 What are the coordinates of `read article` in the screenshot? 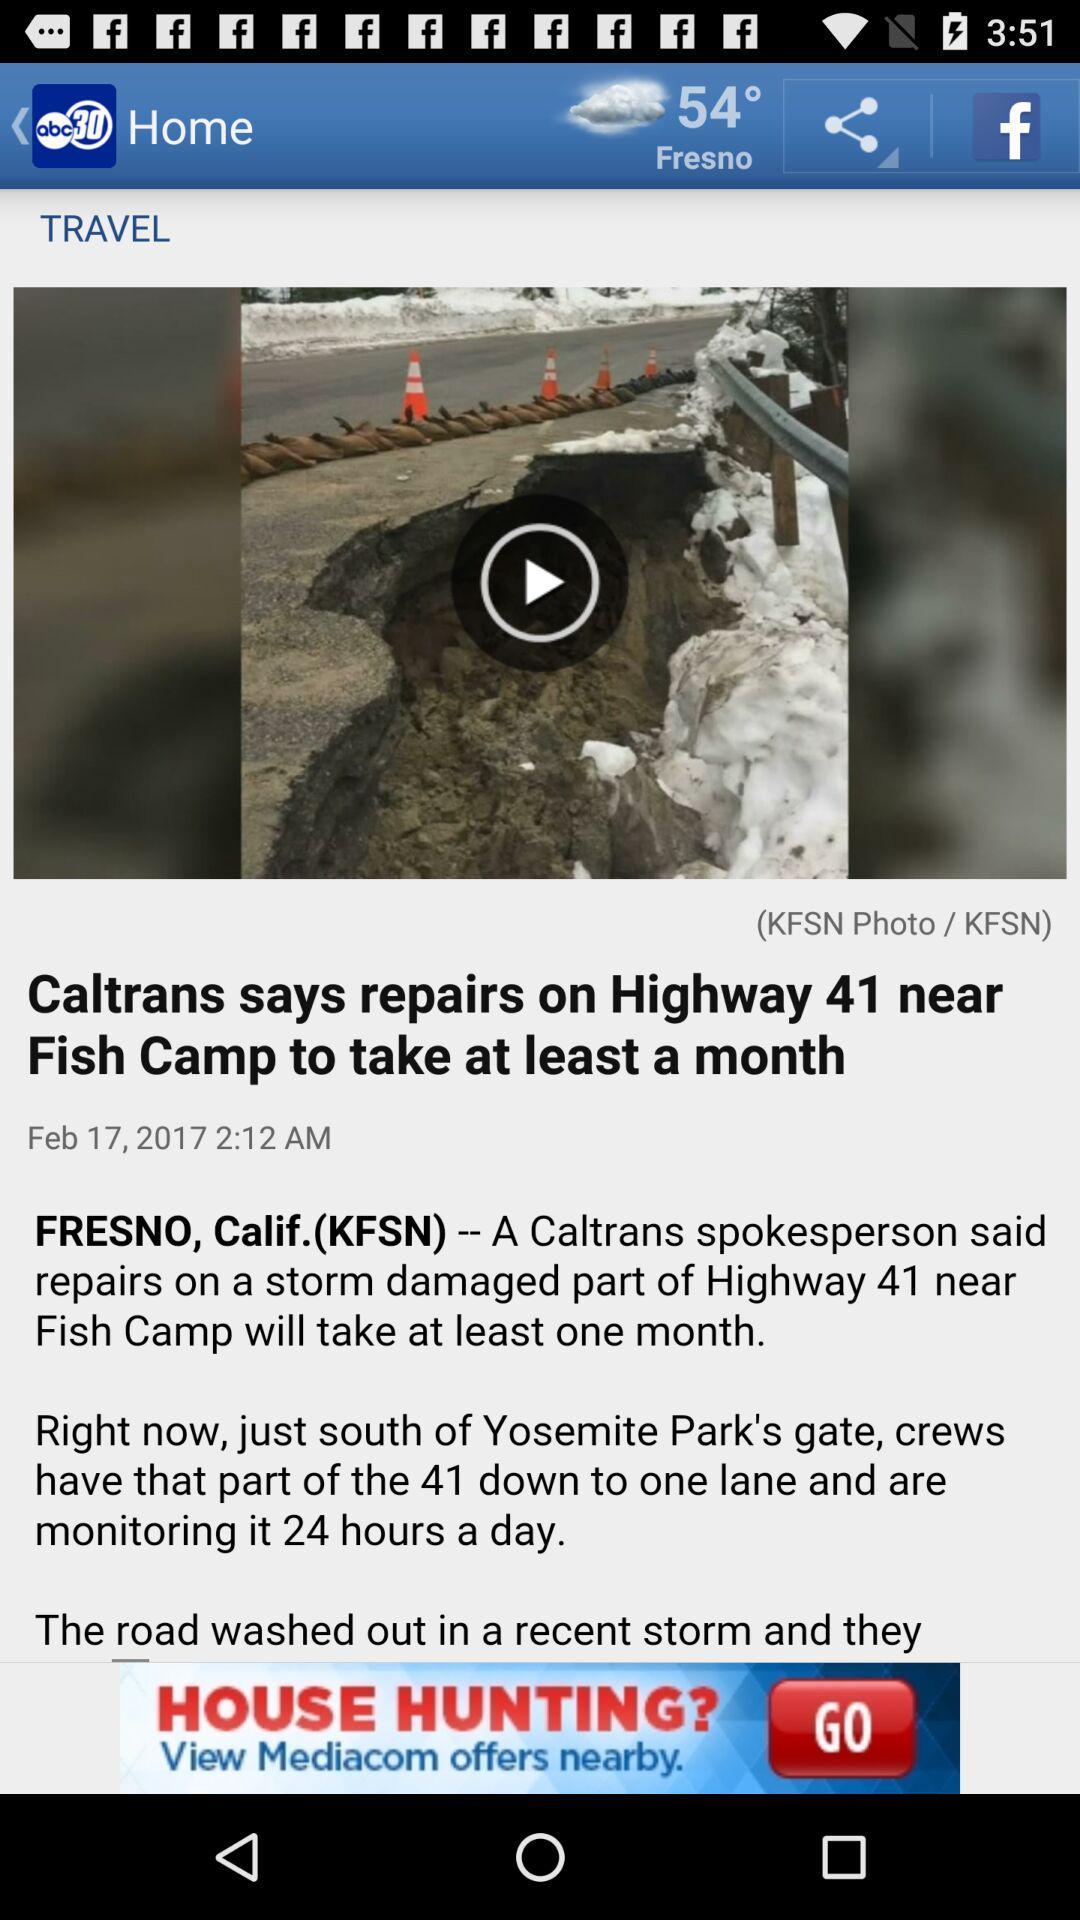 It's located at (540, 1420).